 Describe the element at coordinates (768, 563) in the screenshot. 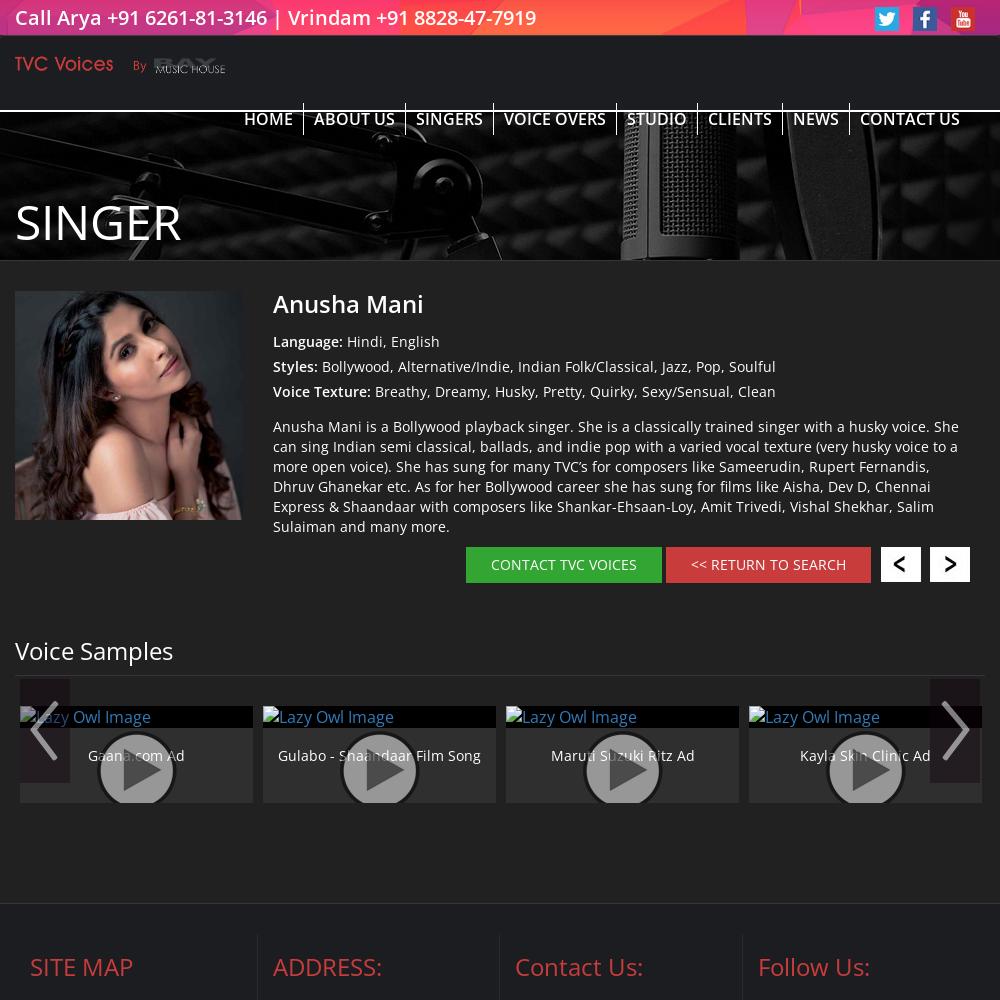

I see `'<< RETURN TO SEARCH'` at that location.